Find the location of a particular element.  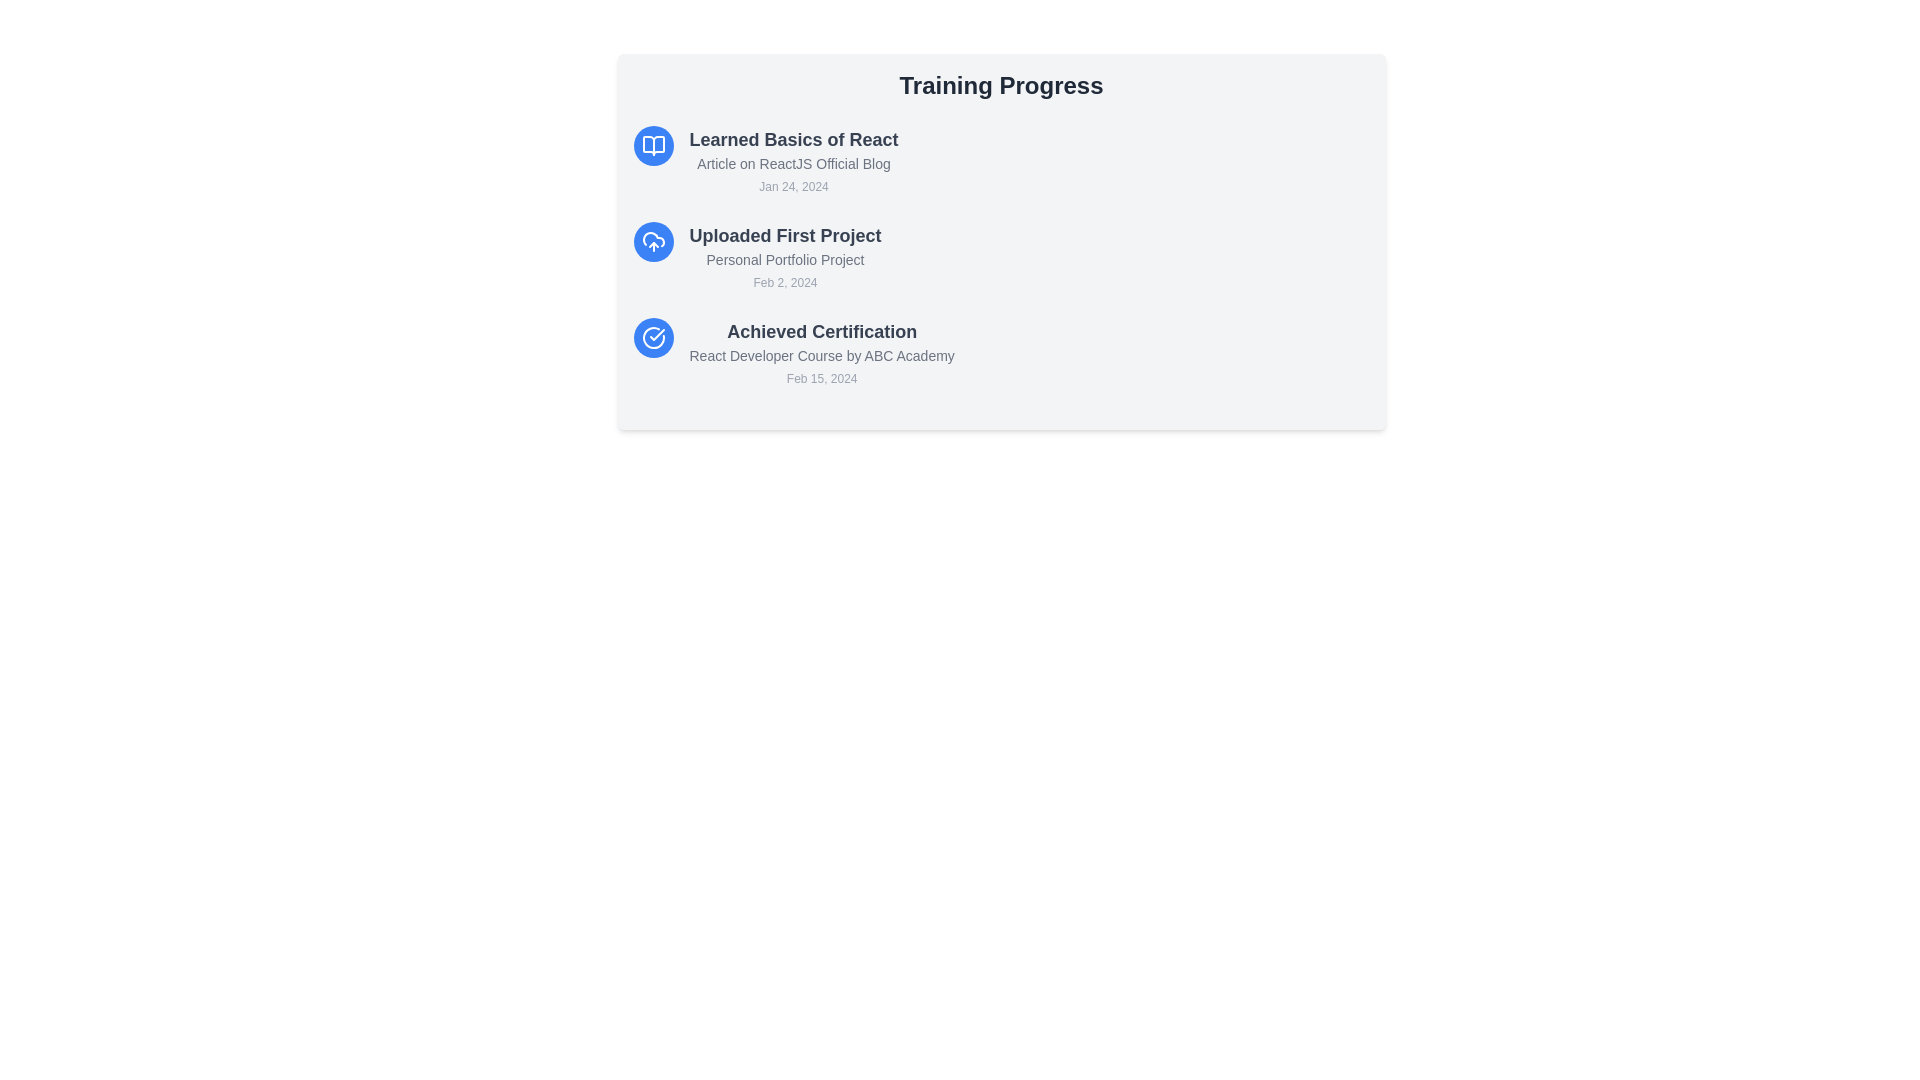

the central List with descriptive entries in the 'Training Progress' section that presents the user's achievements is located at coordinates (1001, 257).